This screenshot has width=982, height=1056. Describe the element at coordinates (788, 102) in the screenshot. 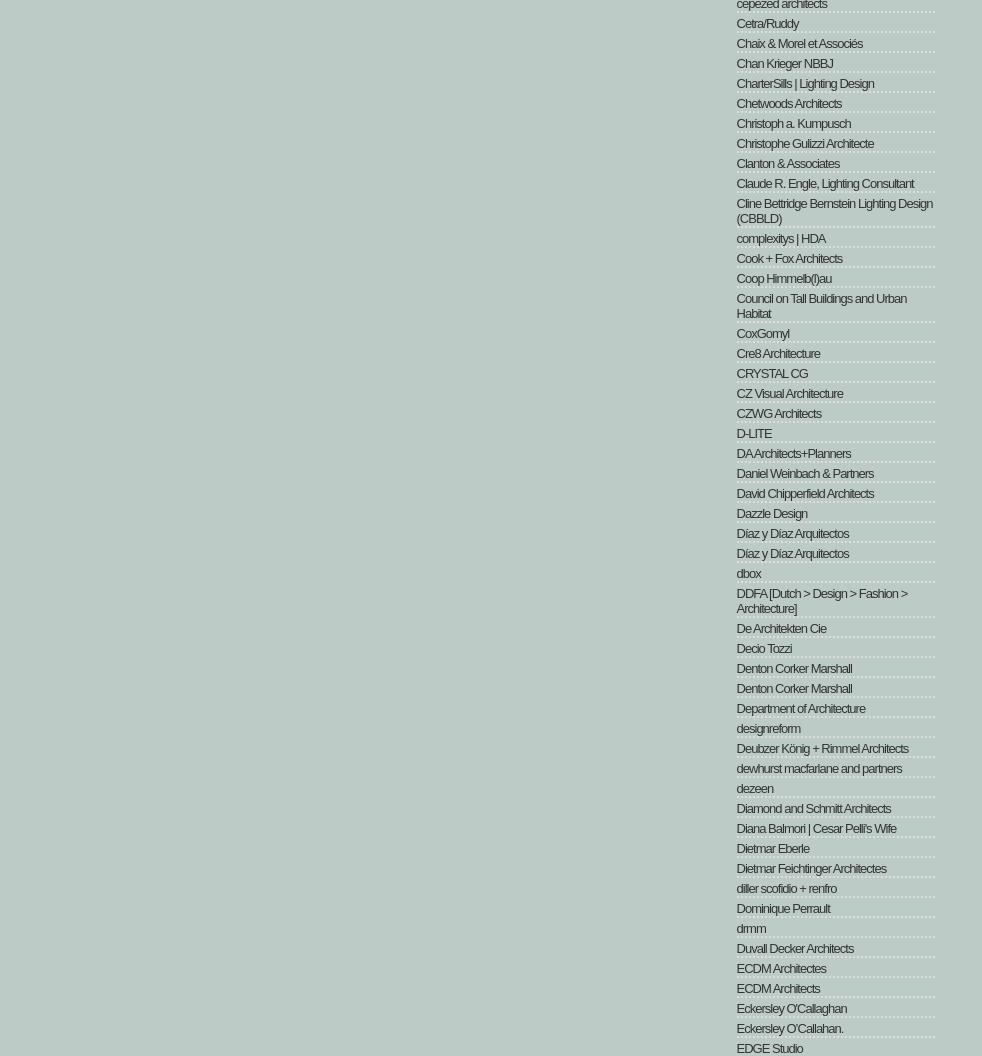

I see `'Chetwoods Architects'` at that location.